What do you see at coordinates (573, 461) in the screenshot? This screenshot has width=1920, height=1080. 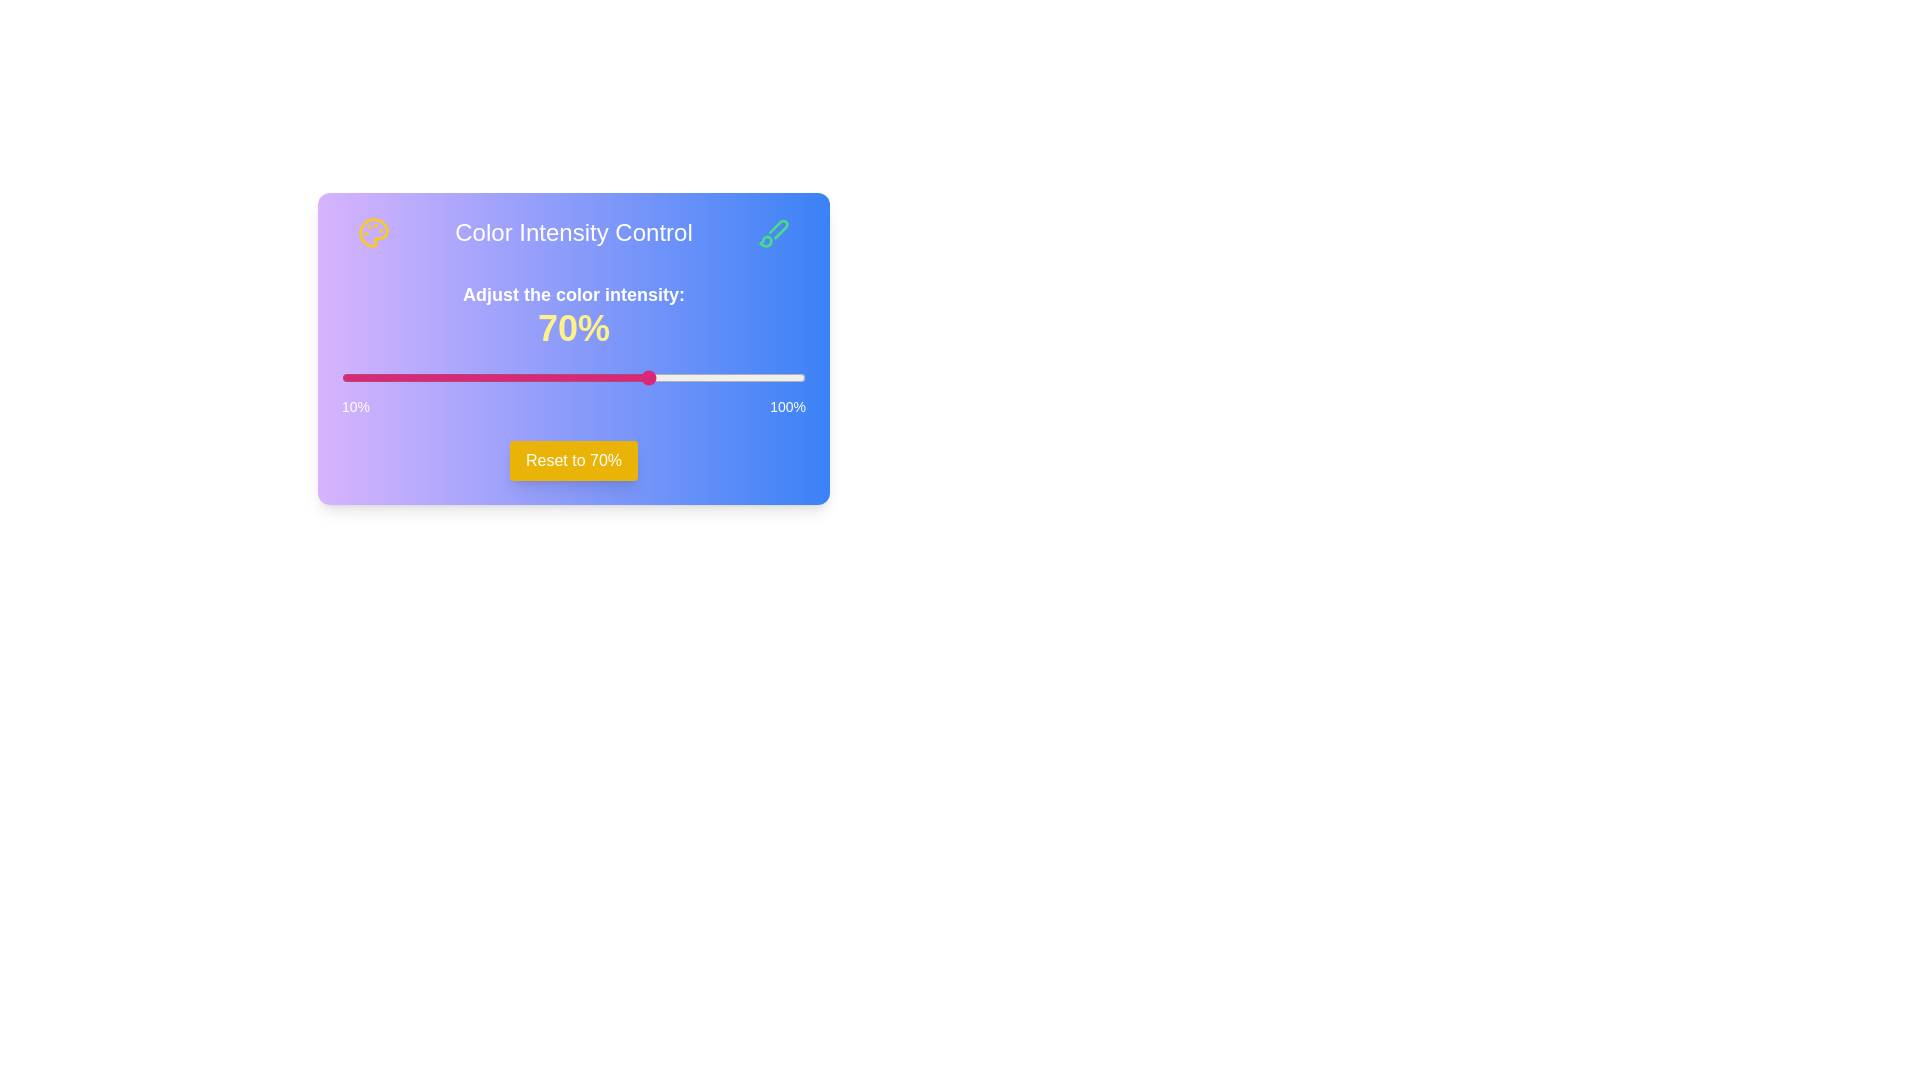 I see `the 'Reset to 70%' button to reset the intensity` at bounding box center [573, 461].